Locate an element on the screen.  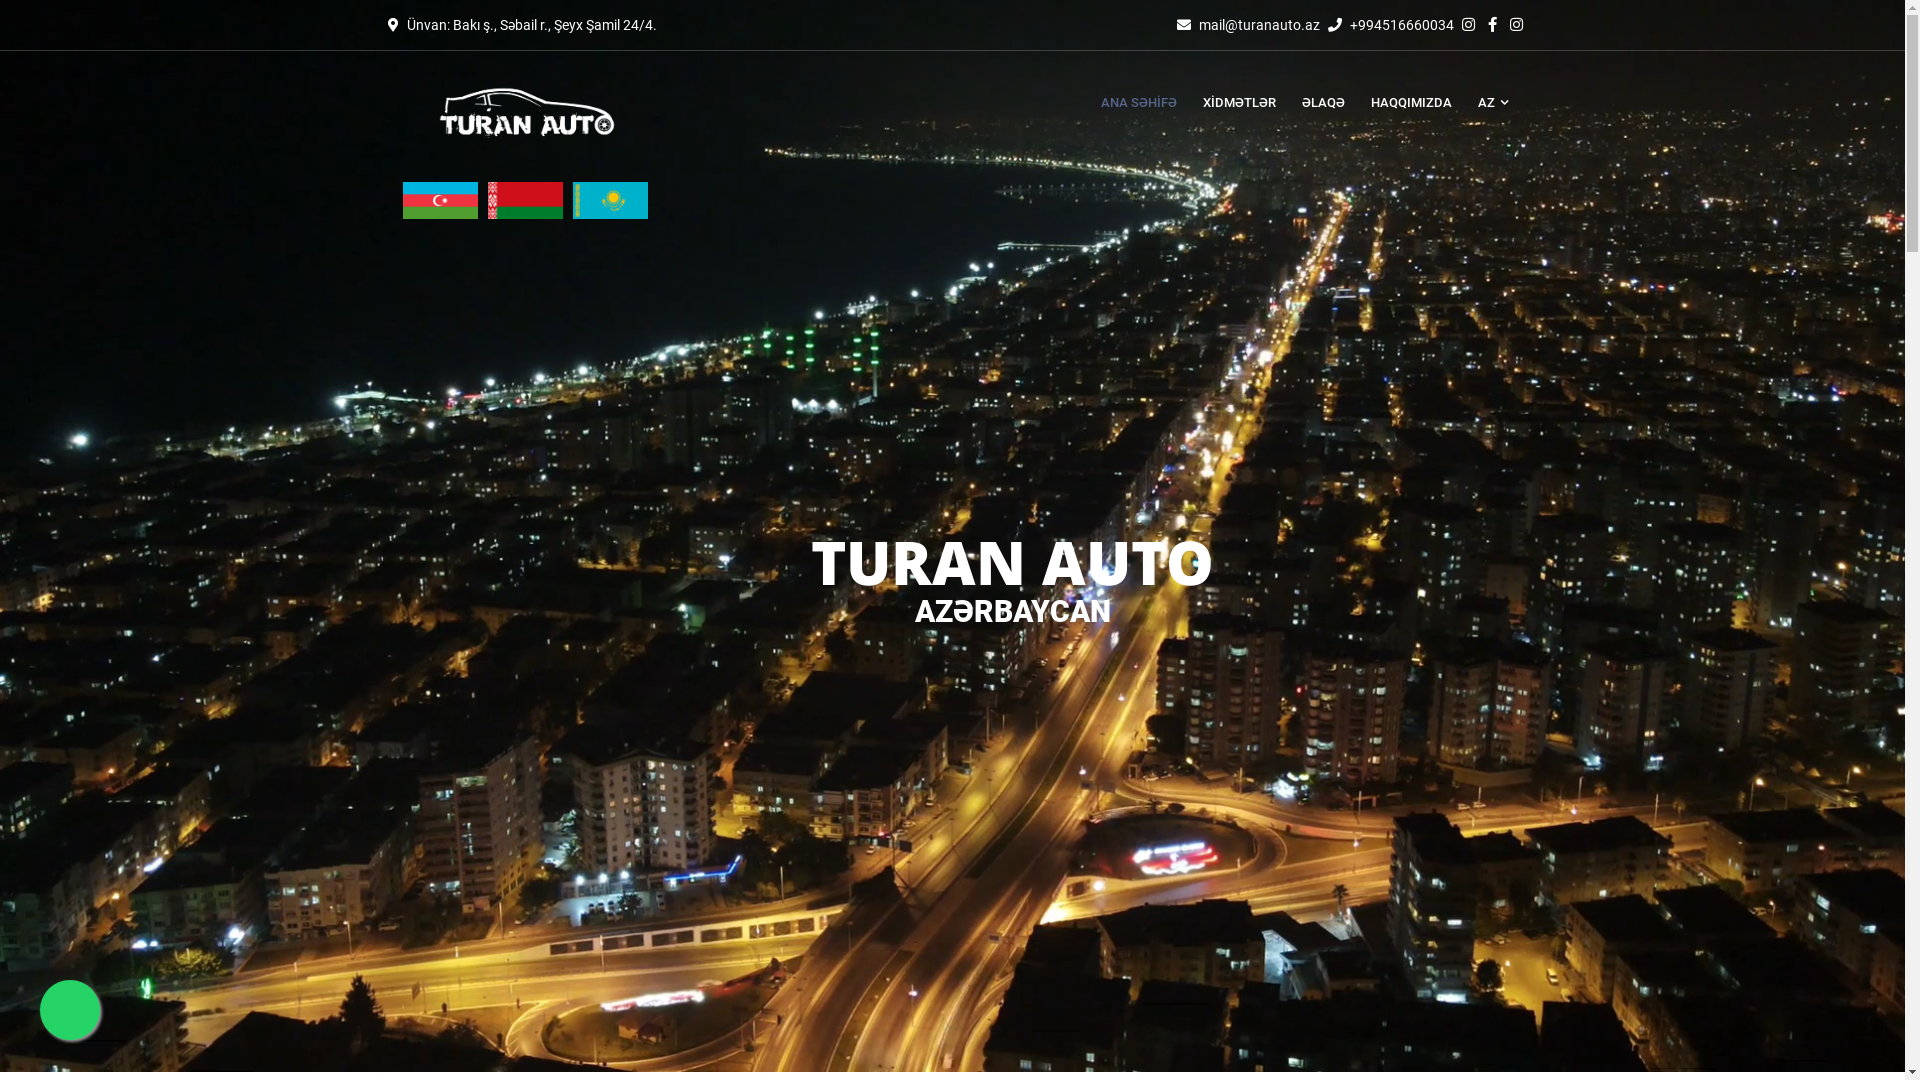
'https://www.instagram.com/turanauto.az/' is located at coordinates (1470, 24).